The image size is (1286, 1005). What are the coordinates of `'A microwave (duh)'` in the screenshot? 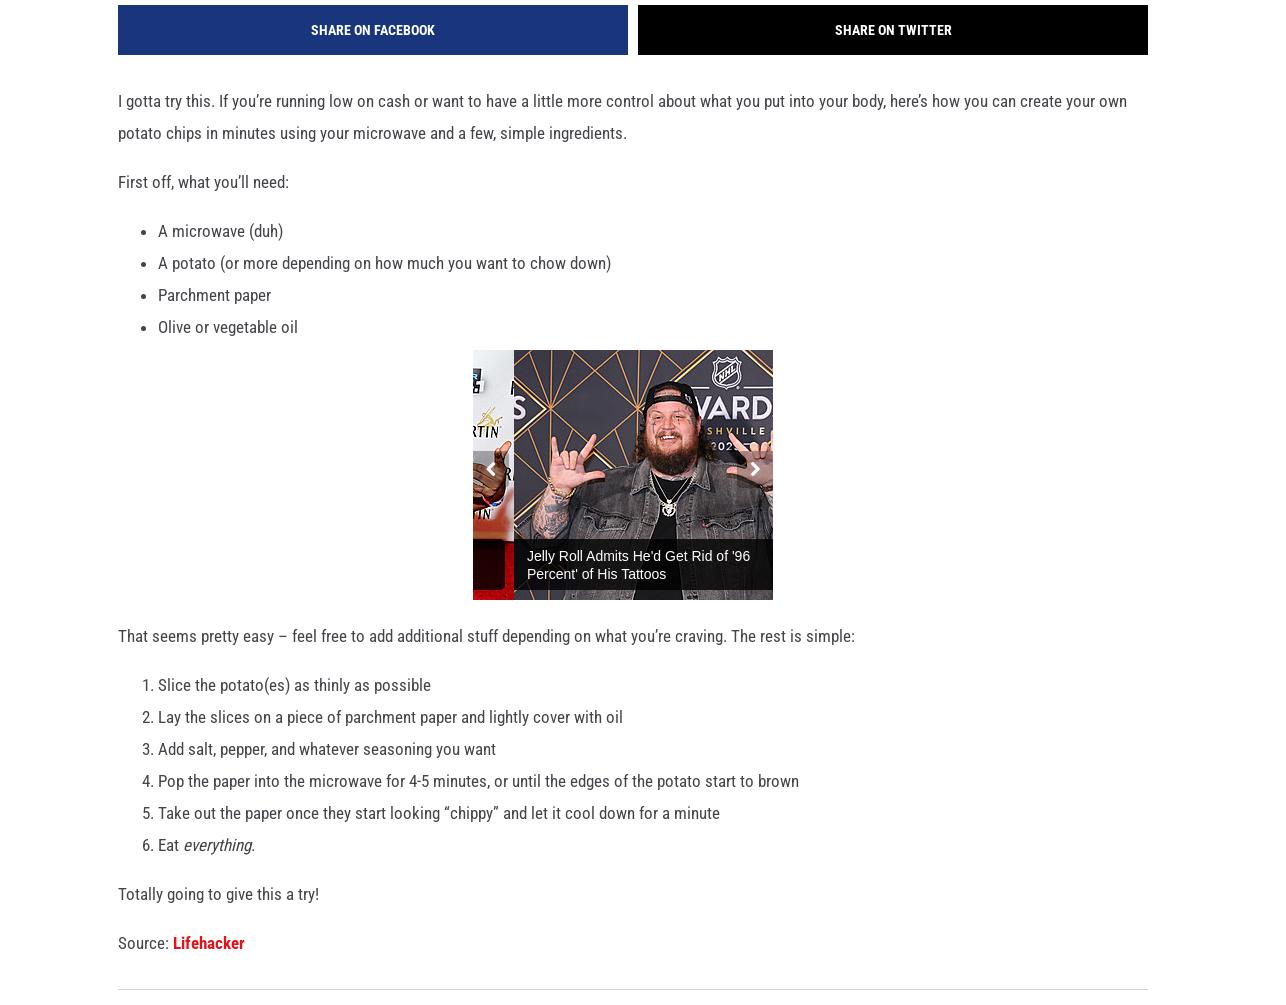 It's located at (220, 238).